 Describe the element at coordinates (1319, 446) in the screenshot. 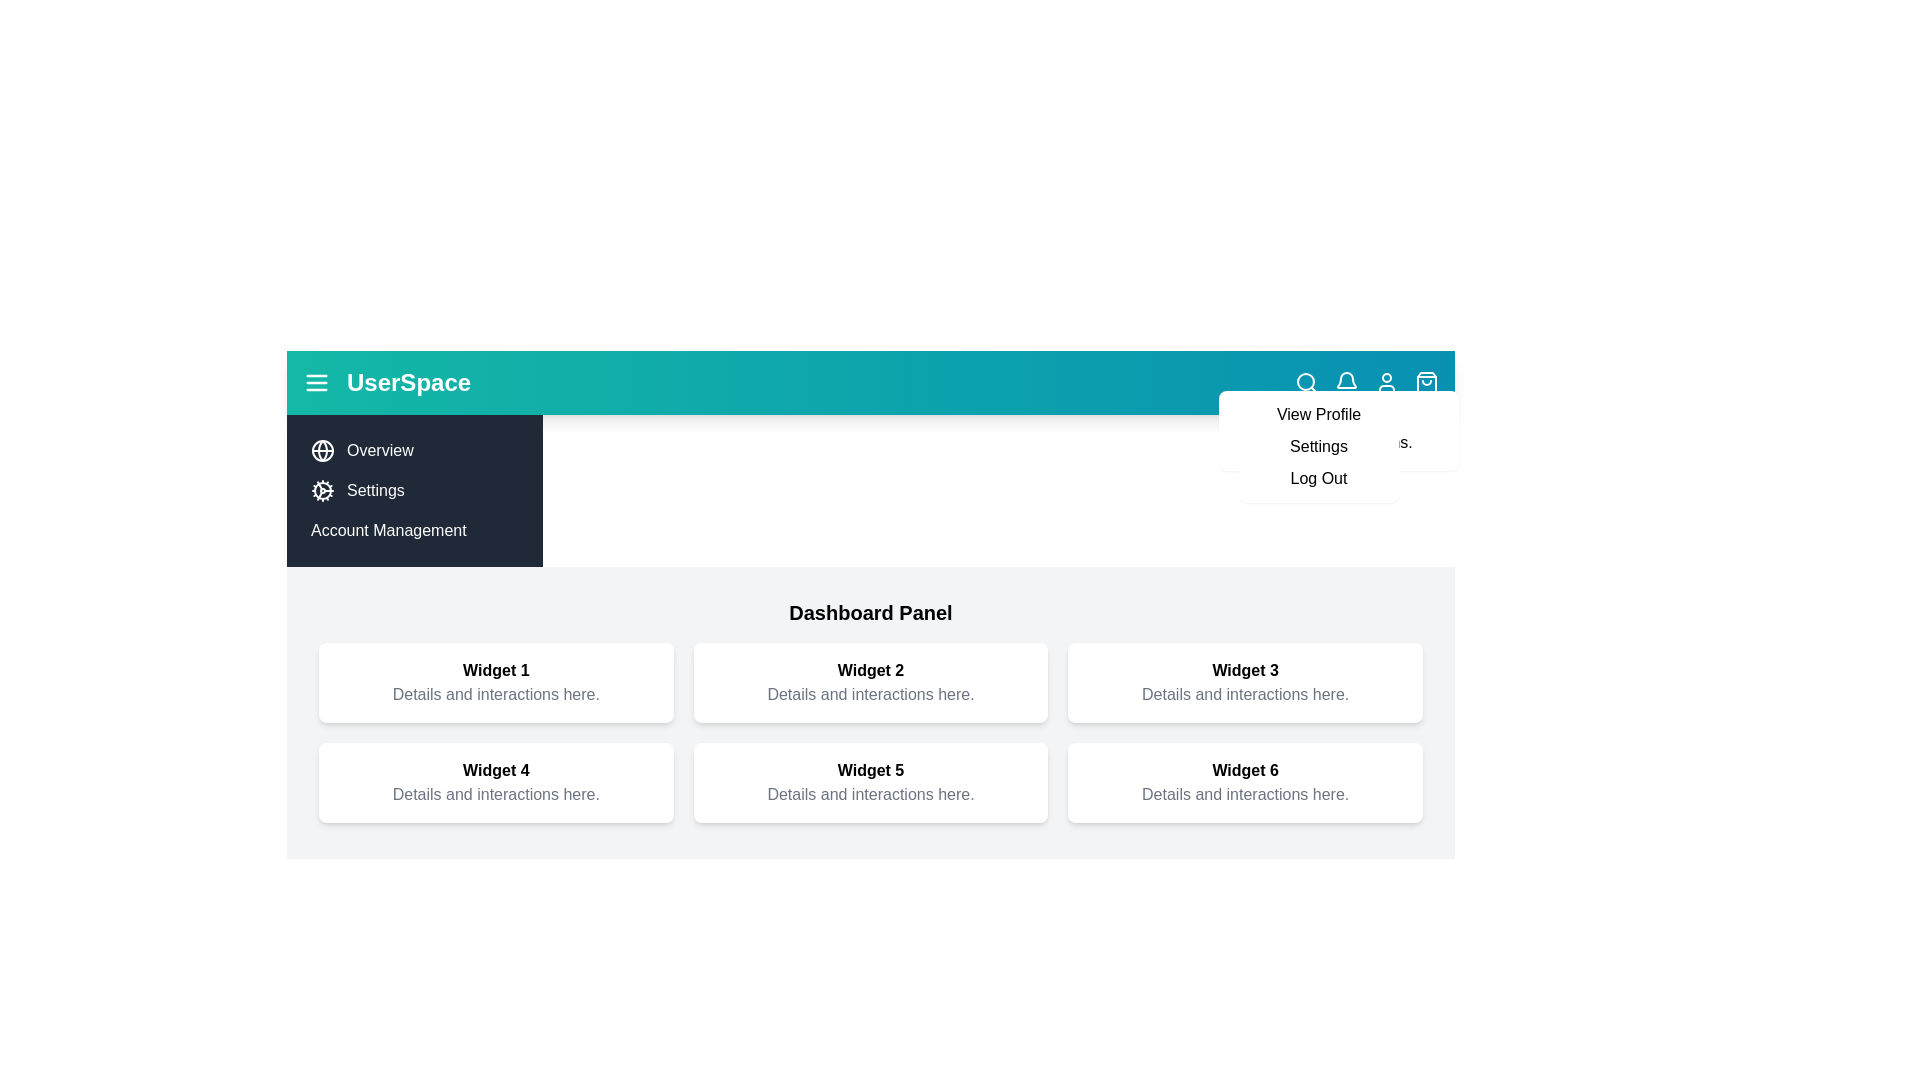

I see `the 'Settings' menu item in the dropdown list, which is the second item among three options ('View Profile', 'Settings', 'Log Out')` at that location.